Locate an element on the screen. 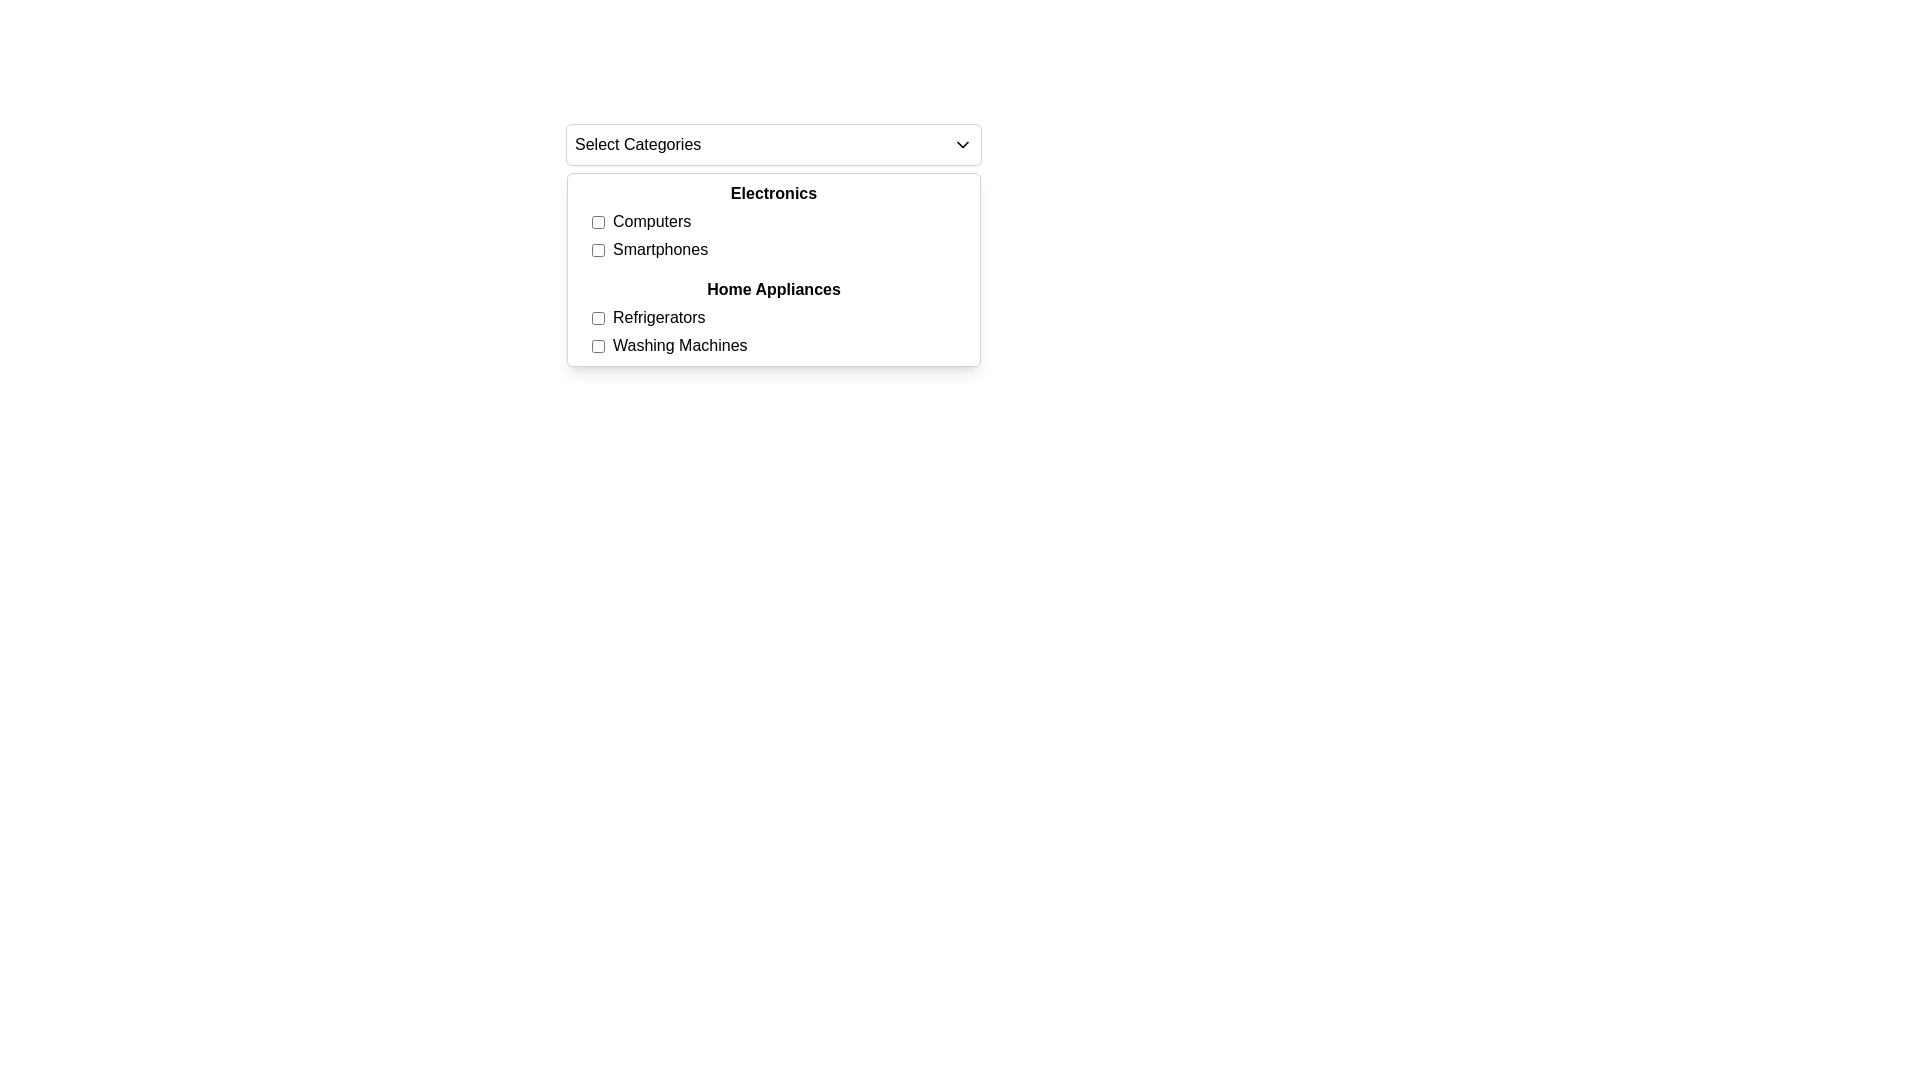 This screenshot has height=1080, width=1920. the Chevron Down Indicator icon, which is located to the right of the 'Select Categories' button, to potentially trigger tooltip or style changes is located at coordinates (963, 144).